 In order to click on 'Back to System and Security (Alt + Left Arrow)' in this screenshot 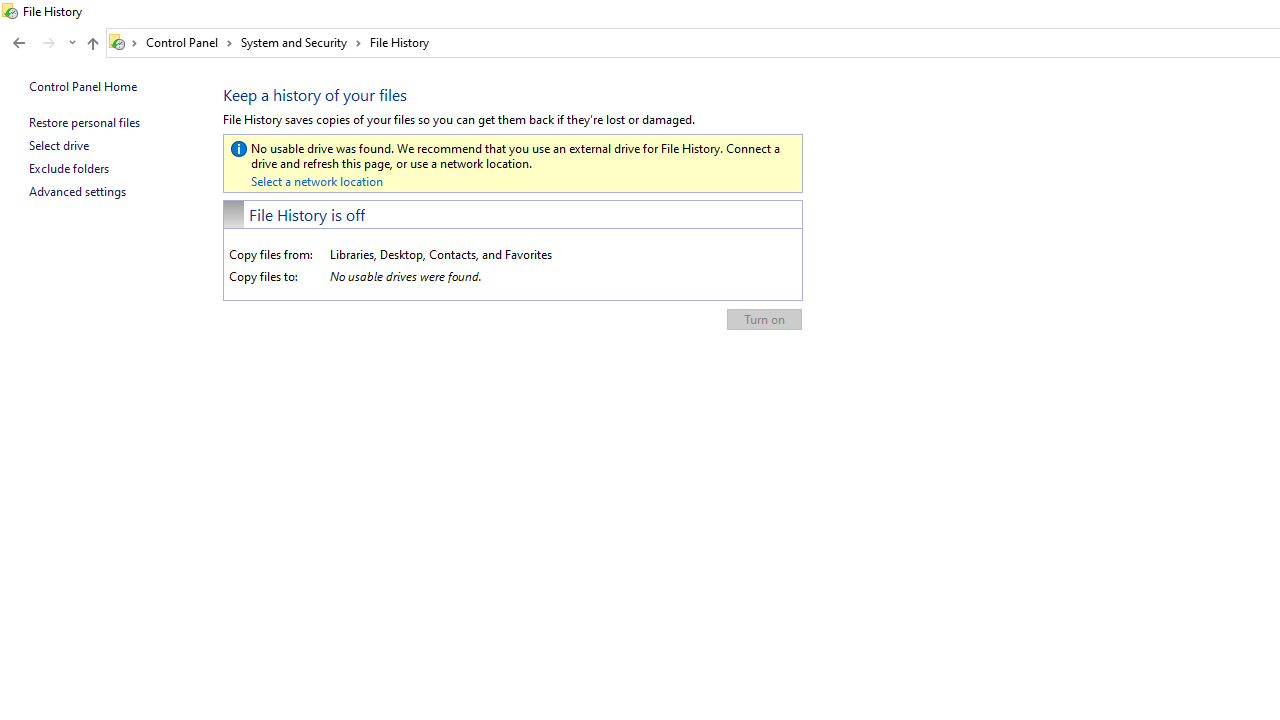, I will do `click(19, 43)`.